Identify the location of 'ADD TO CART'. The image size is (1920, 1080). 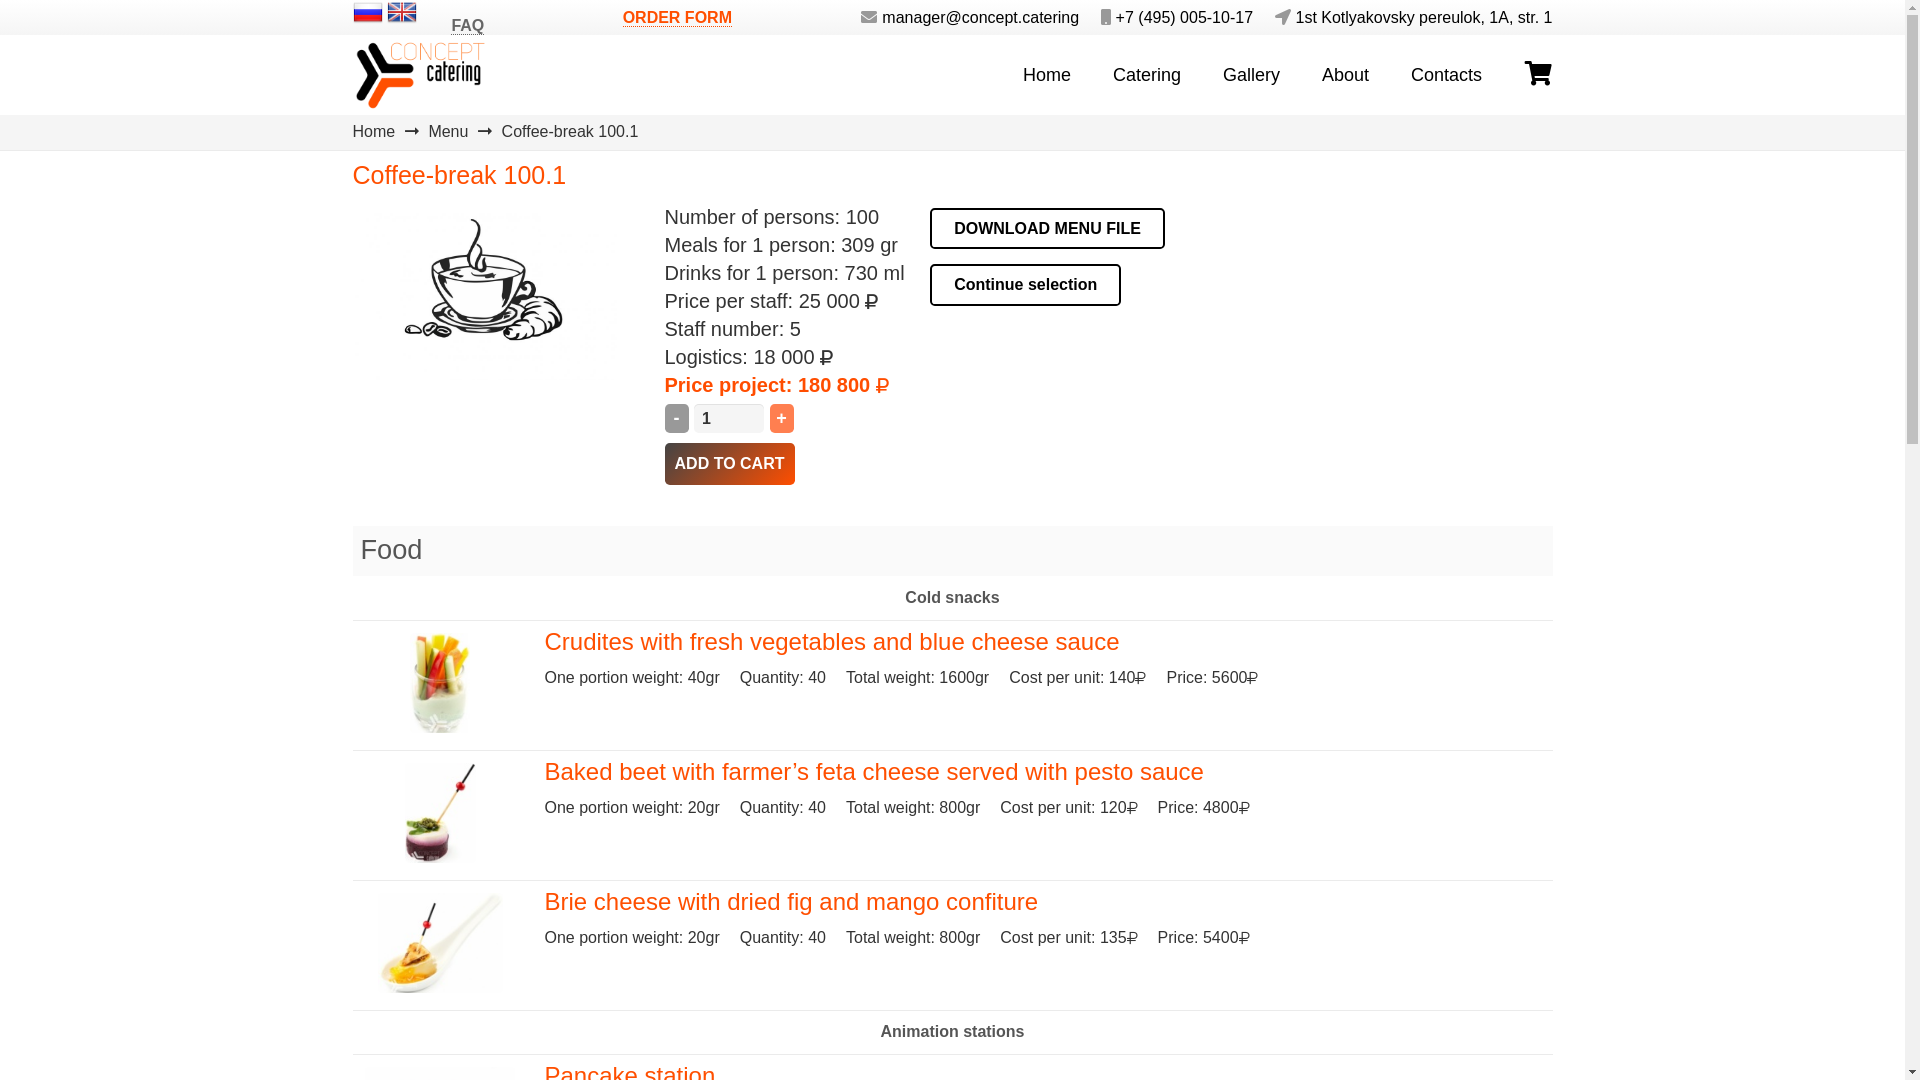
(728, 463).